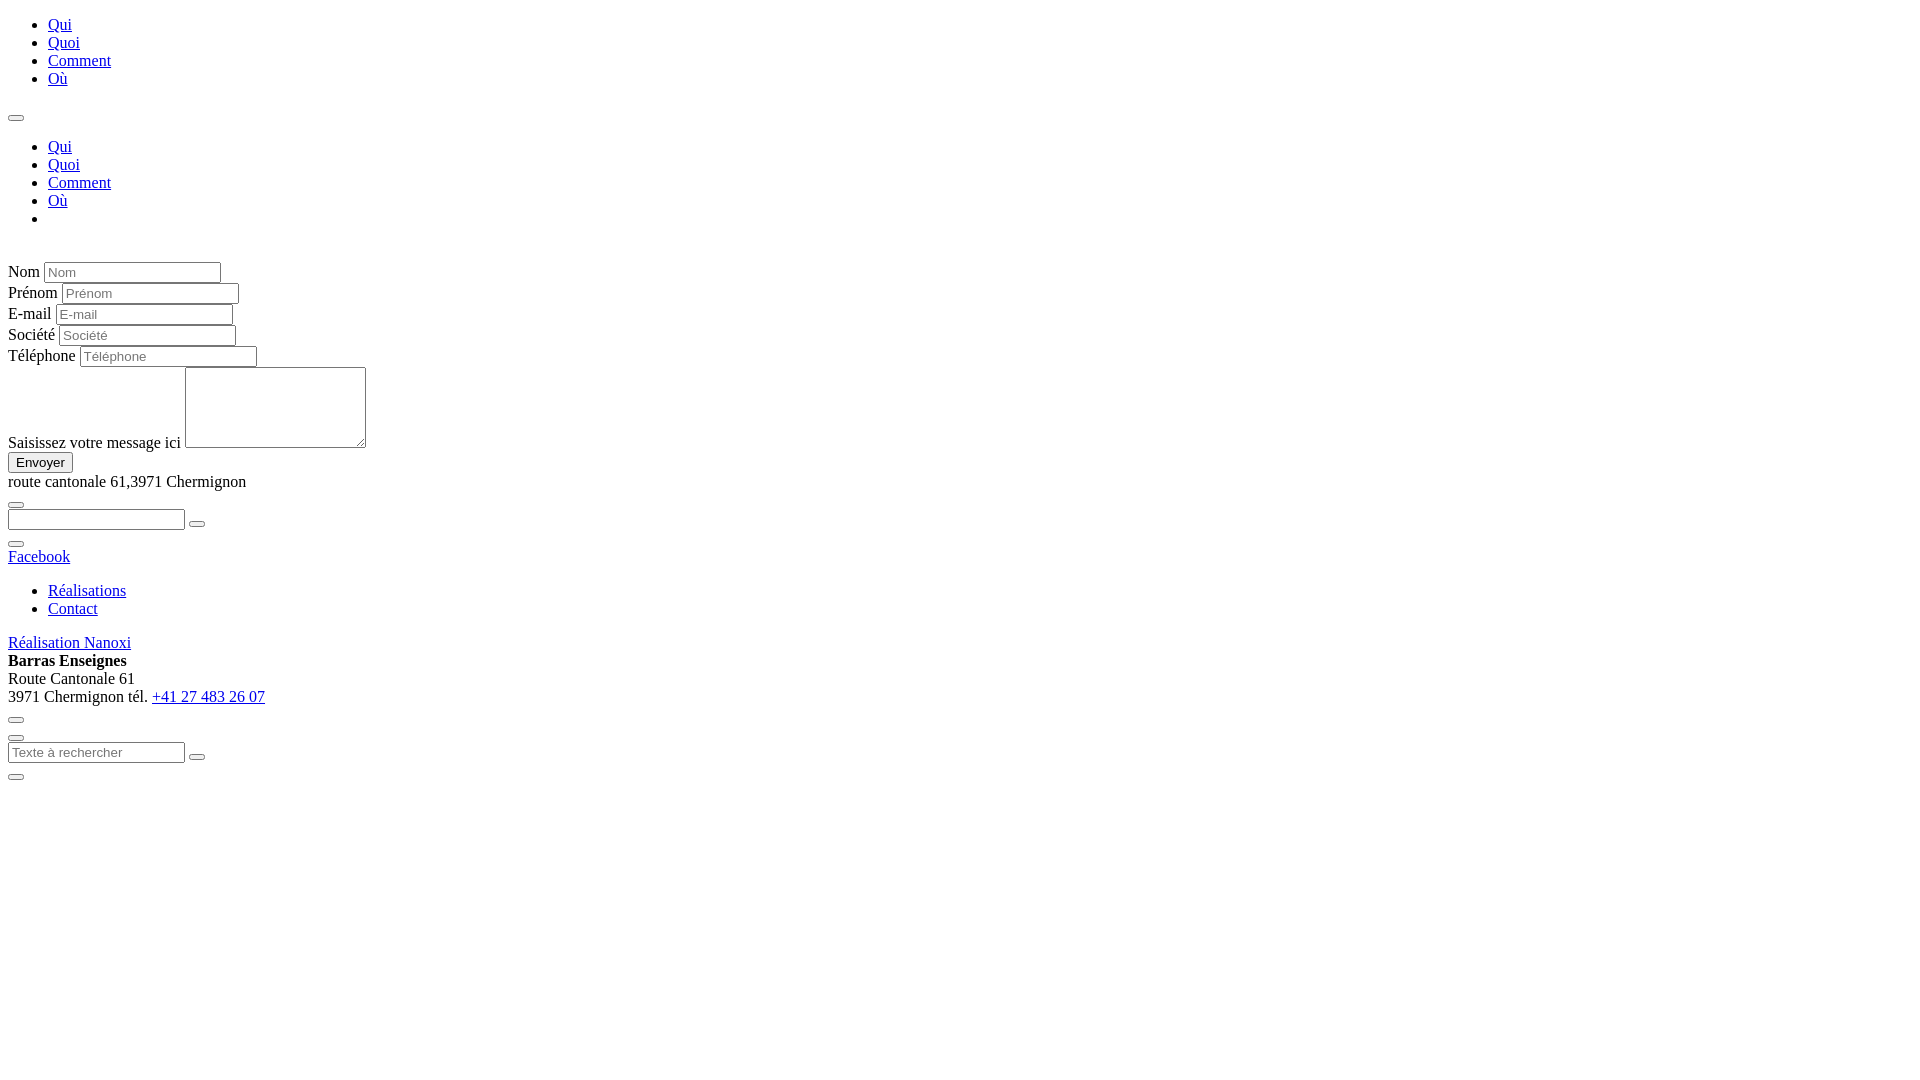 The image size is (1920, 1080). Describe the element at coordinates (196, 756) in the screenshot. I see `'Search'` at that location.